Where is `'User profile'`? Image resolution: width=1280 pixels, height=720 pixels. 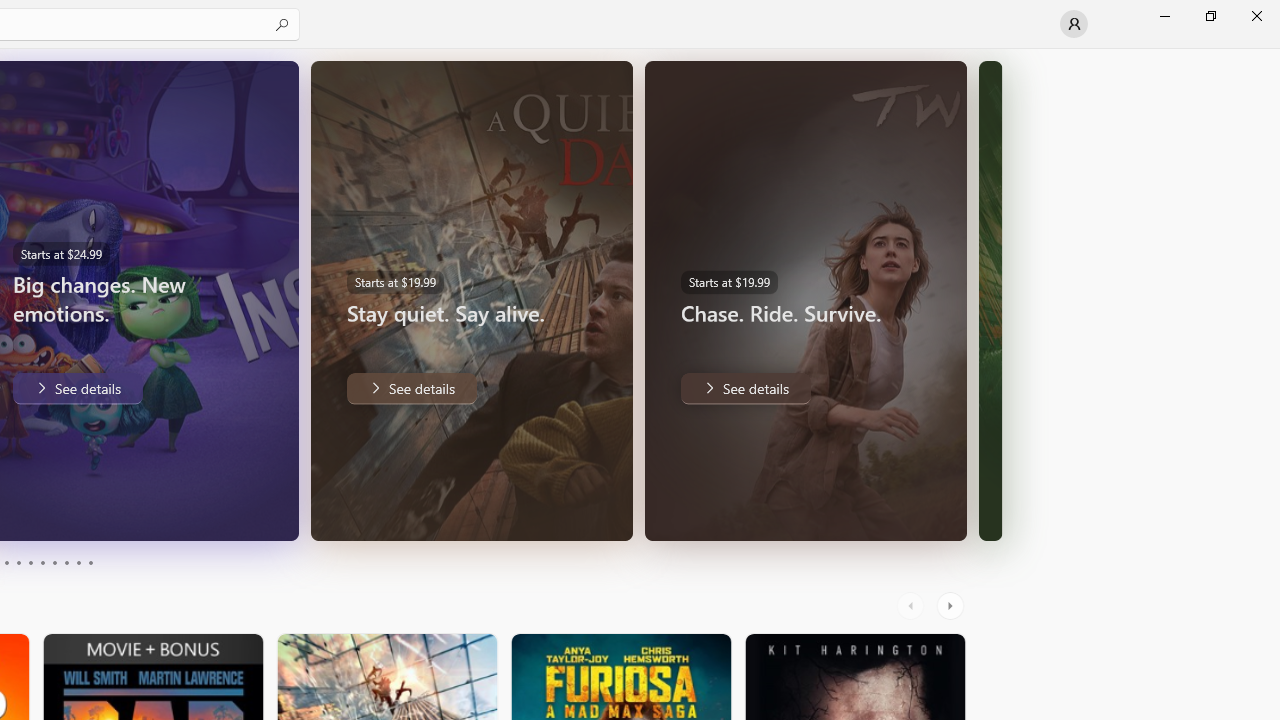
'User profile' is located at coordinates (1072, 24).